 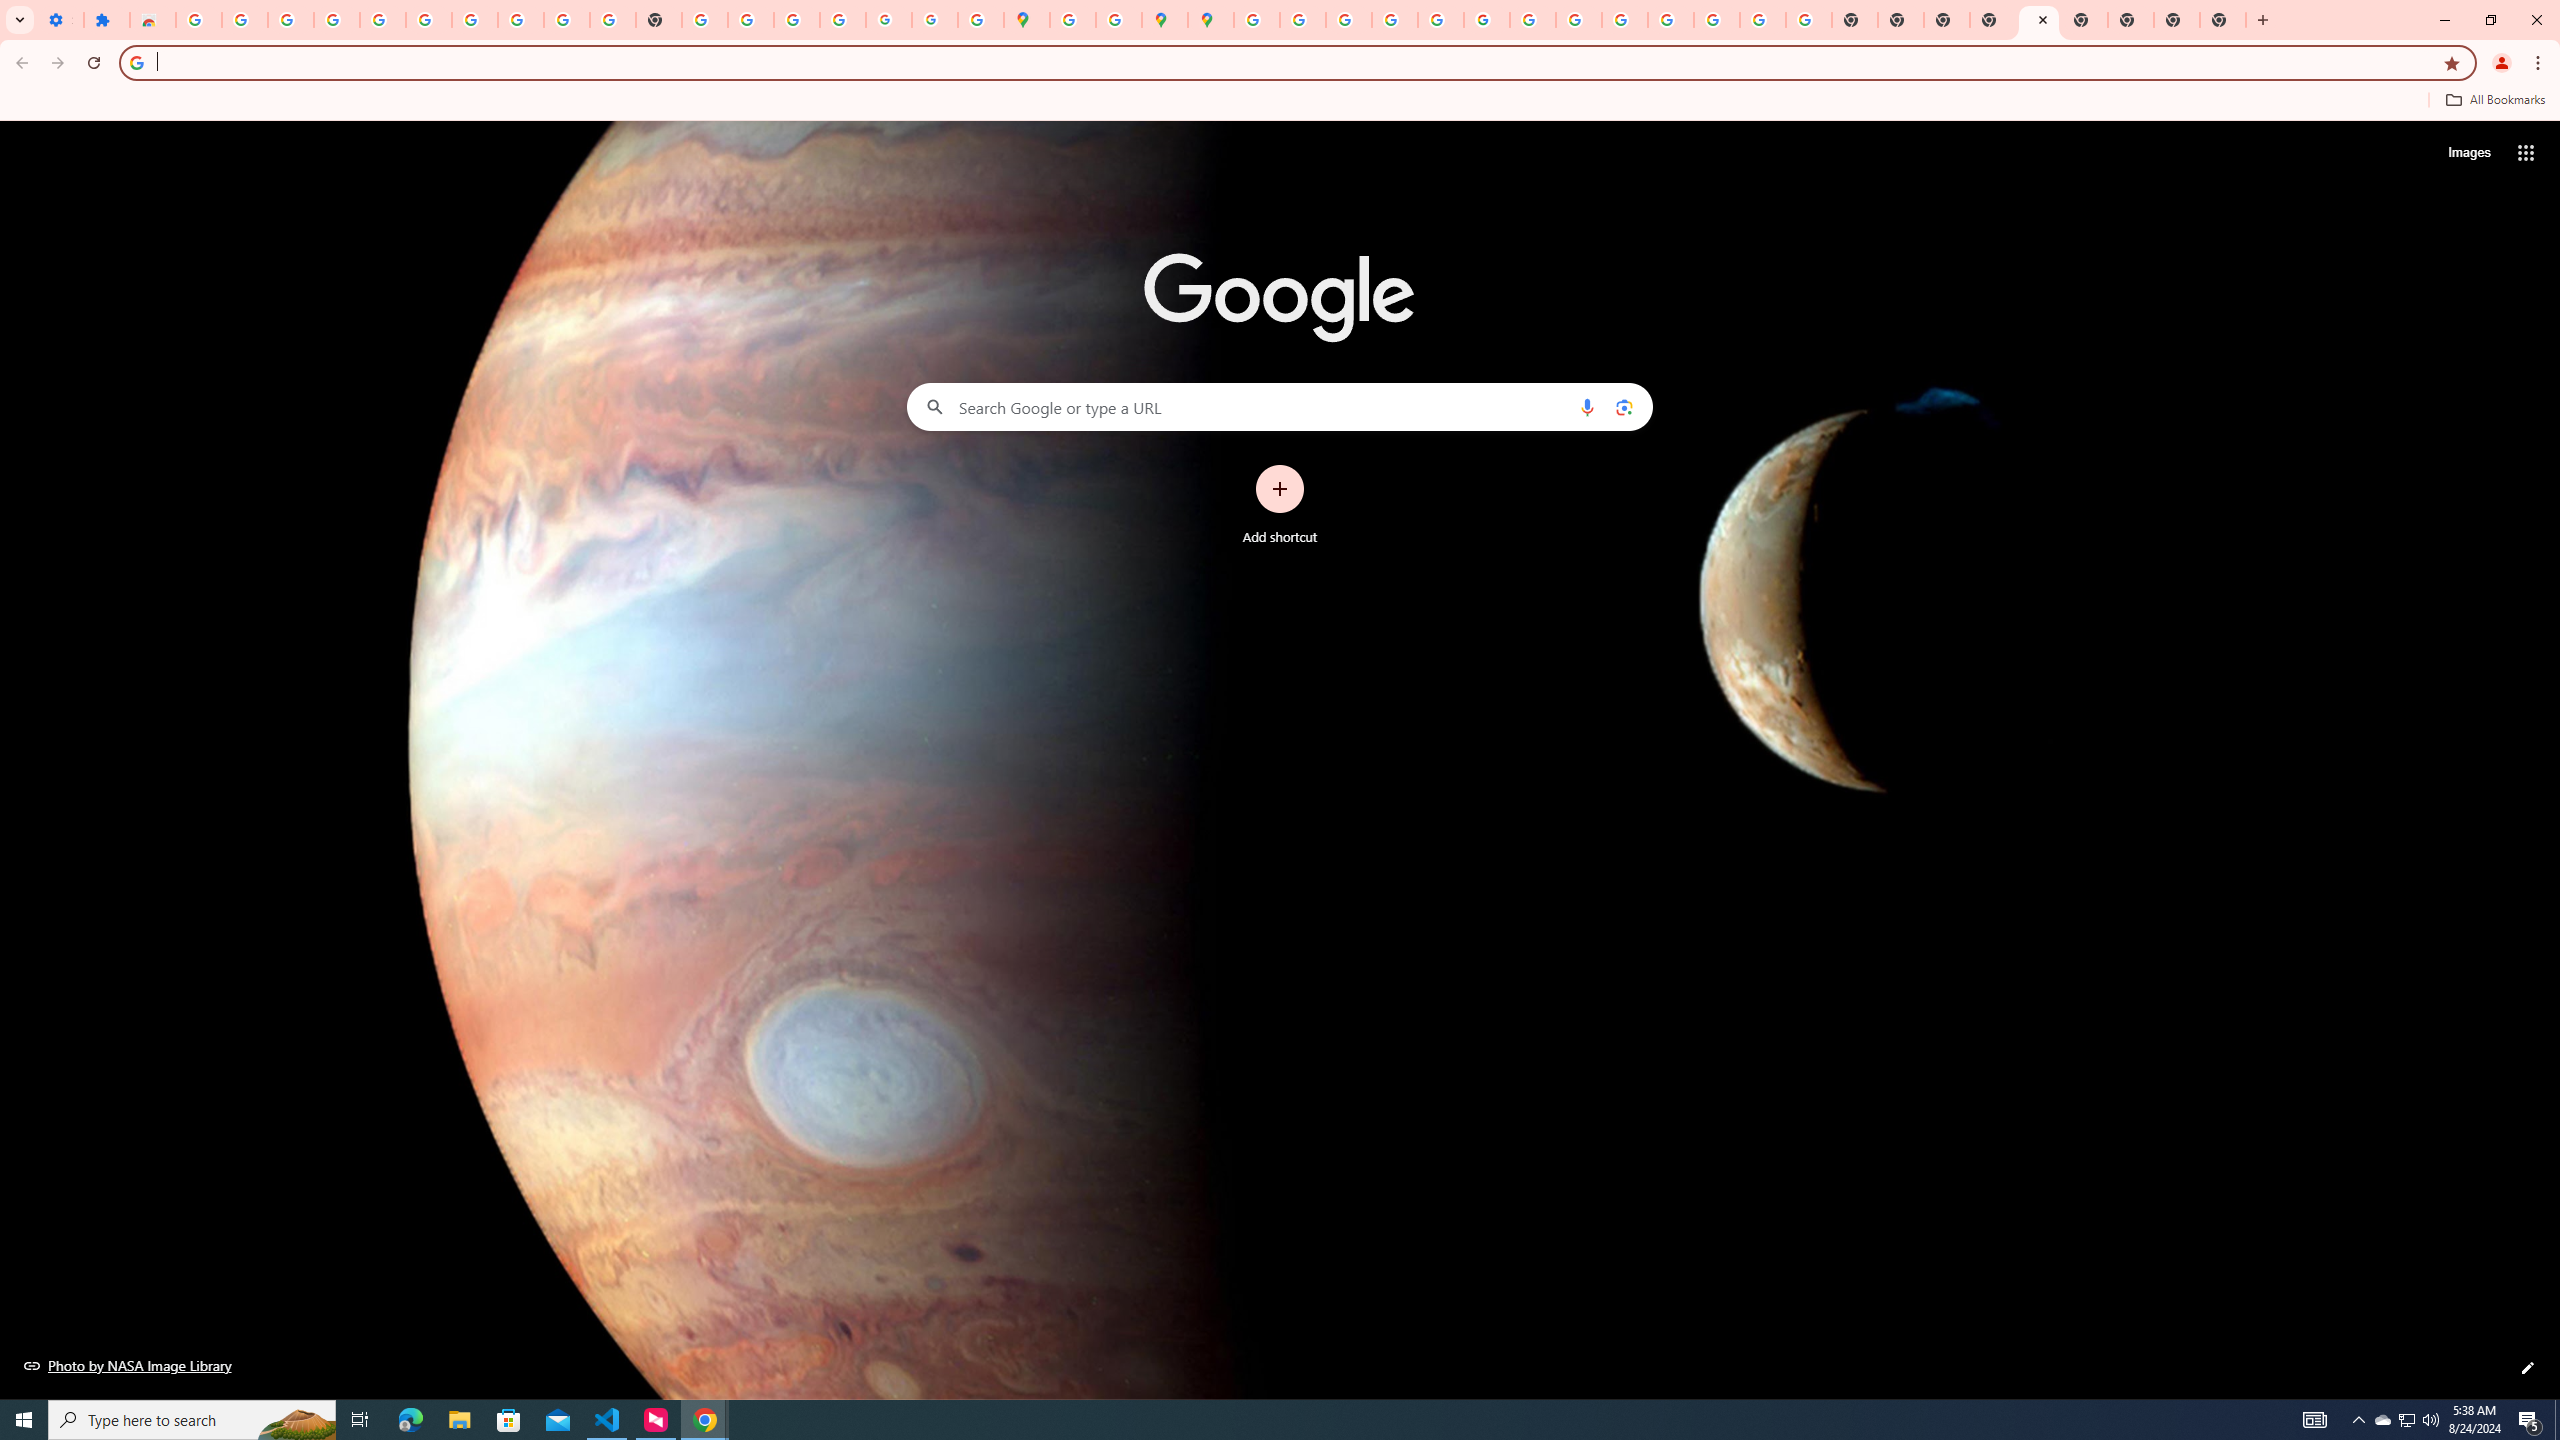 What do you see at coordinates (19, 19) in the screenshot?
I see `'Search tabs'` at bounding box center [19, 19].